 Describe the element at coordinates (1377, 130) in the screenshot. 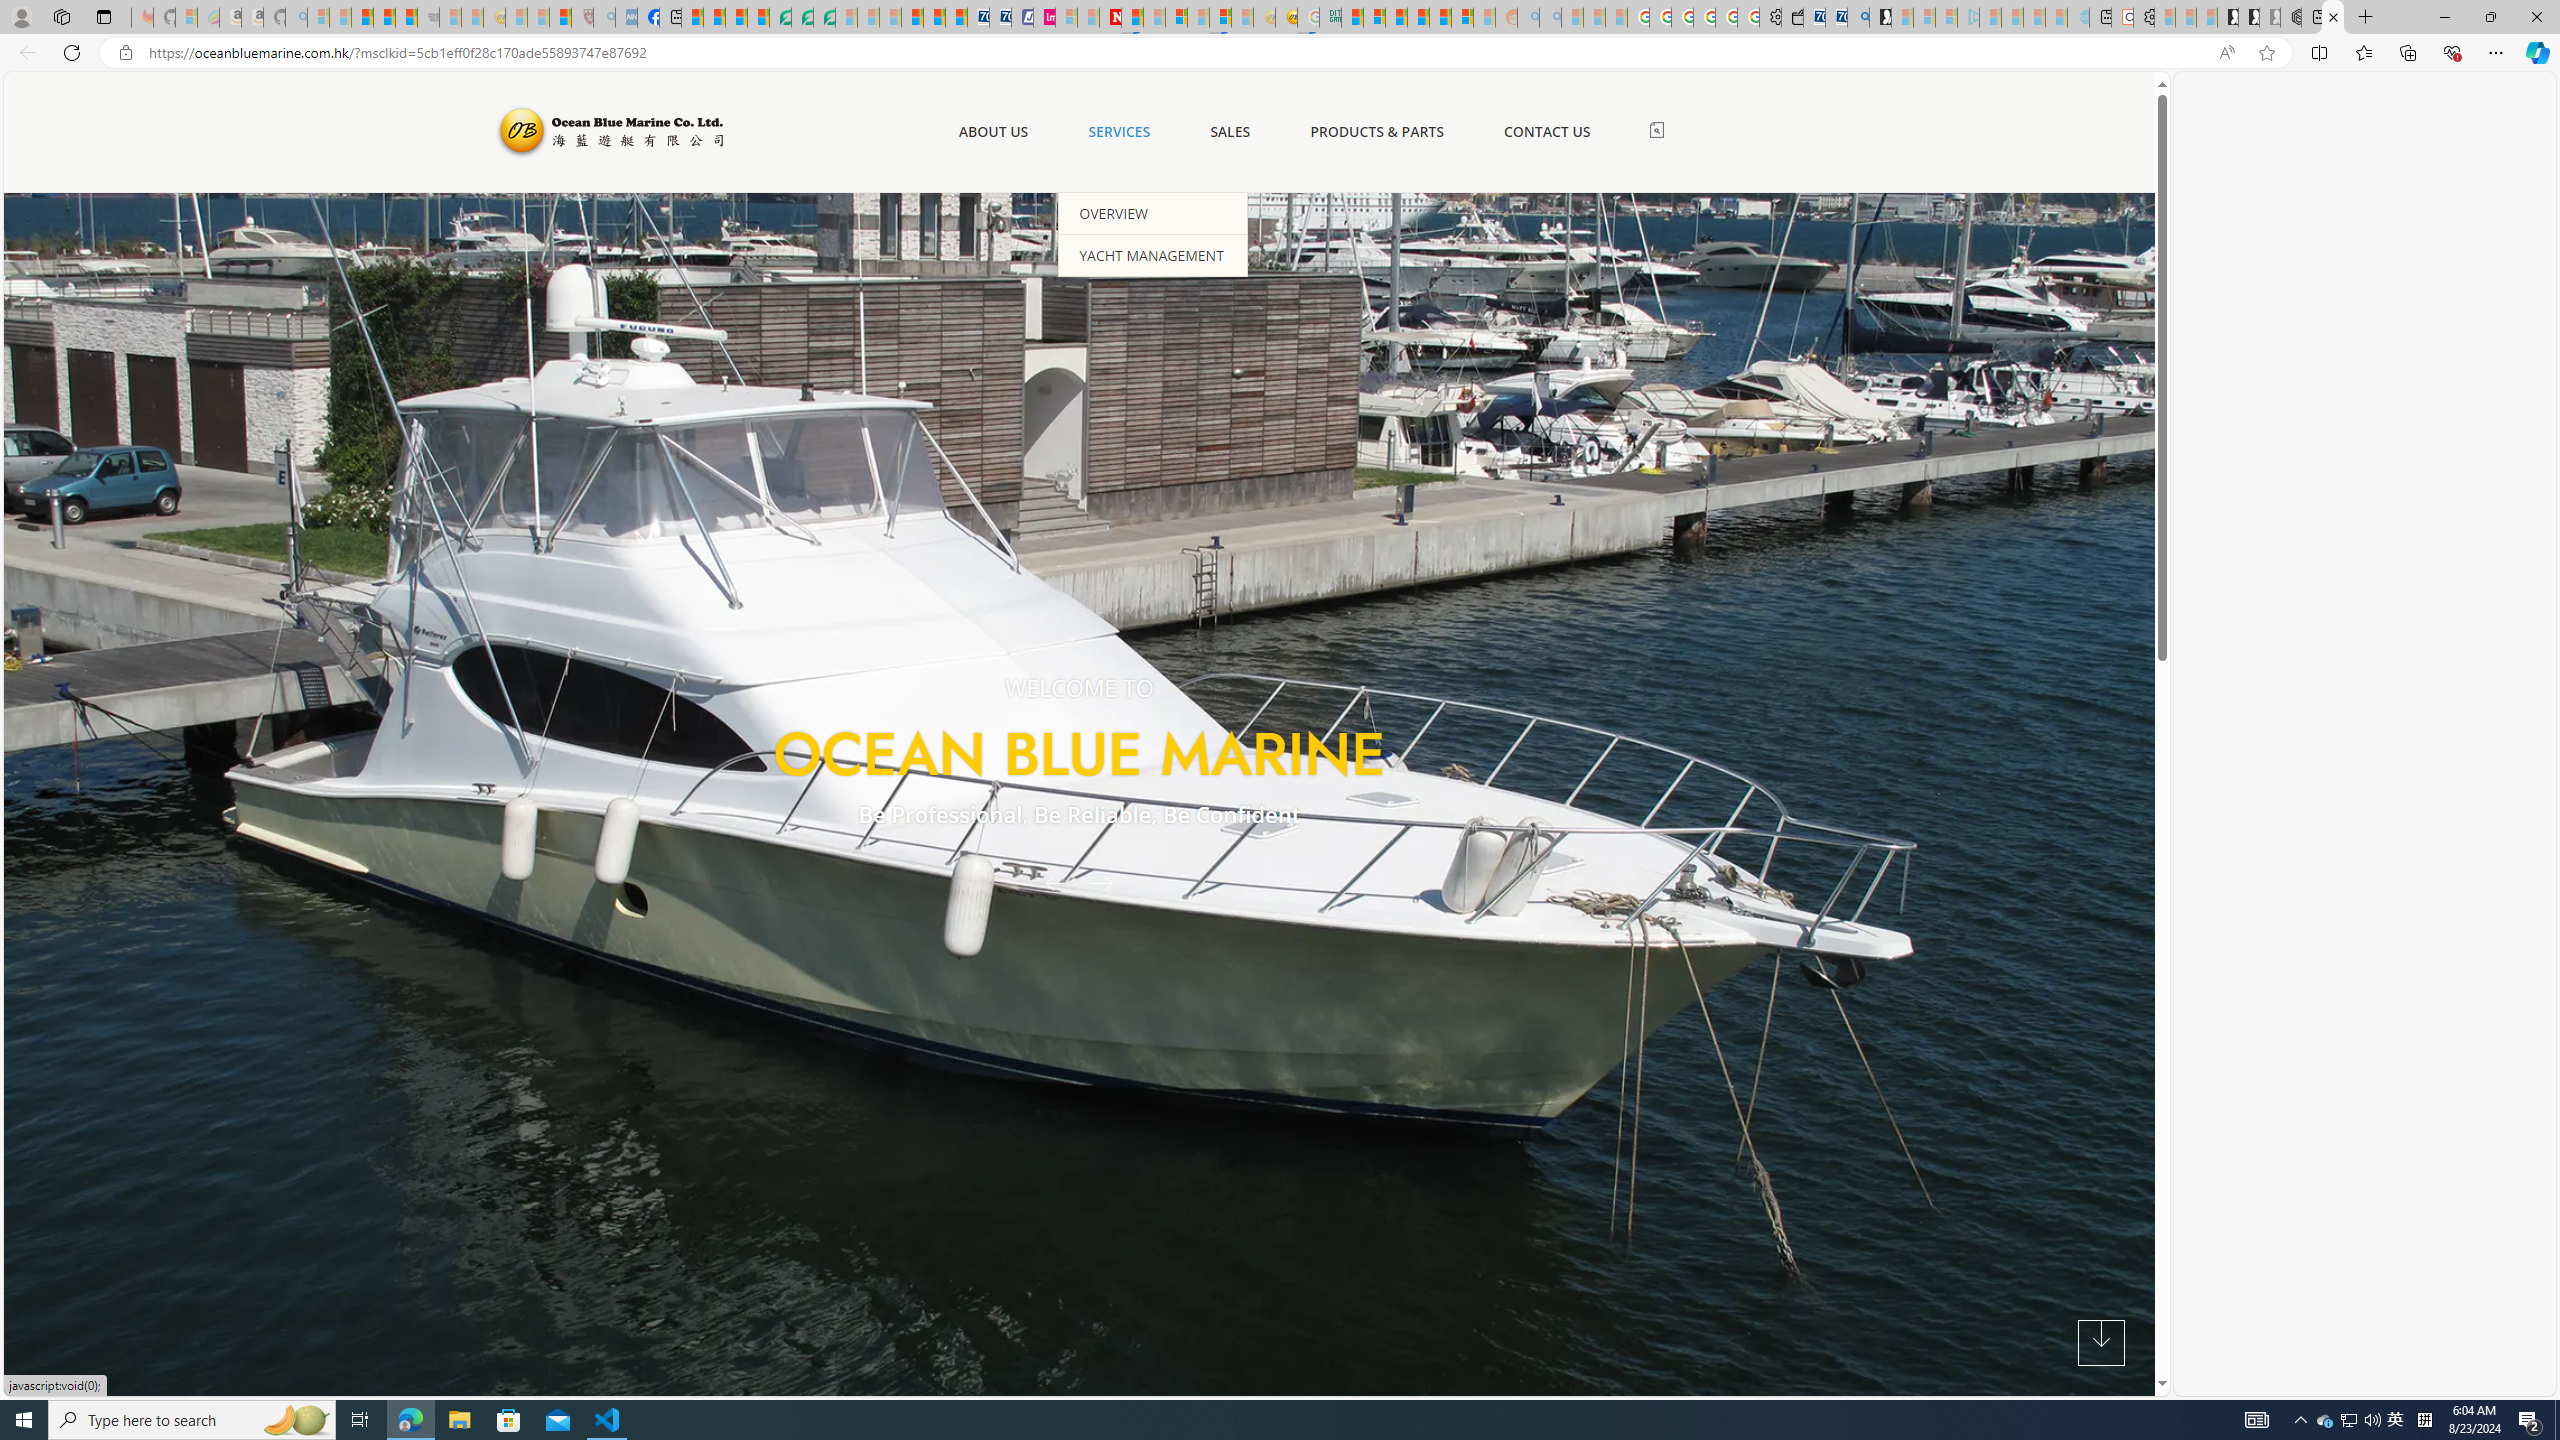

I see `'PRODUCTS & PARTS'` at that location.